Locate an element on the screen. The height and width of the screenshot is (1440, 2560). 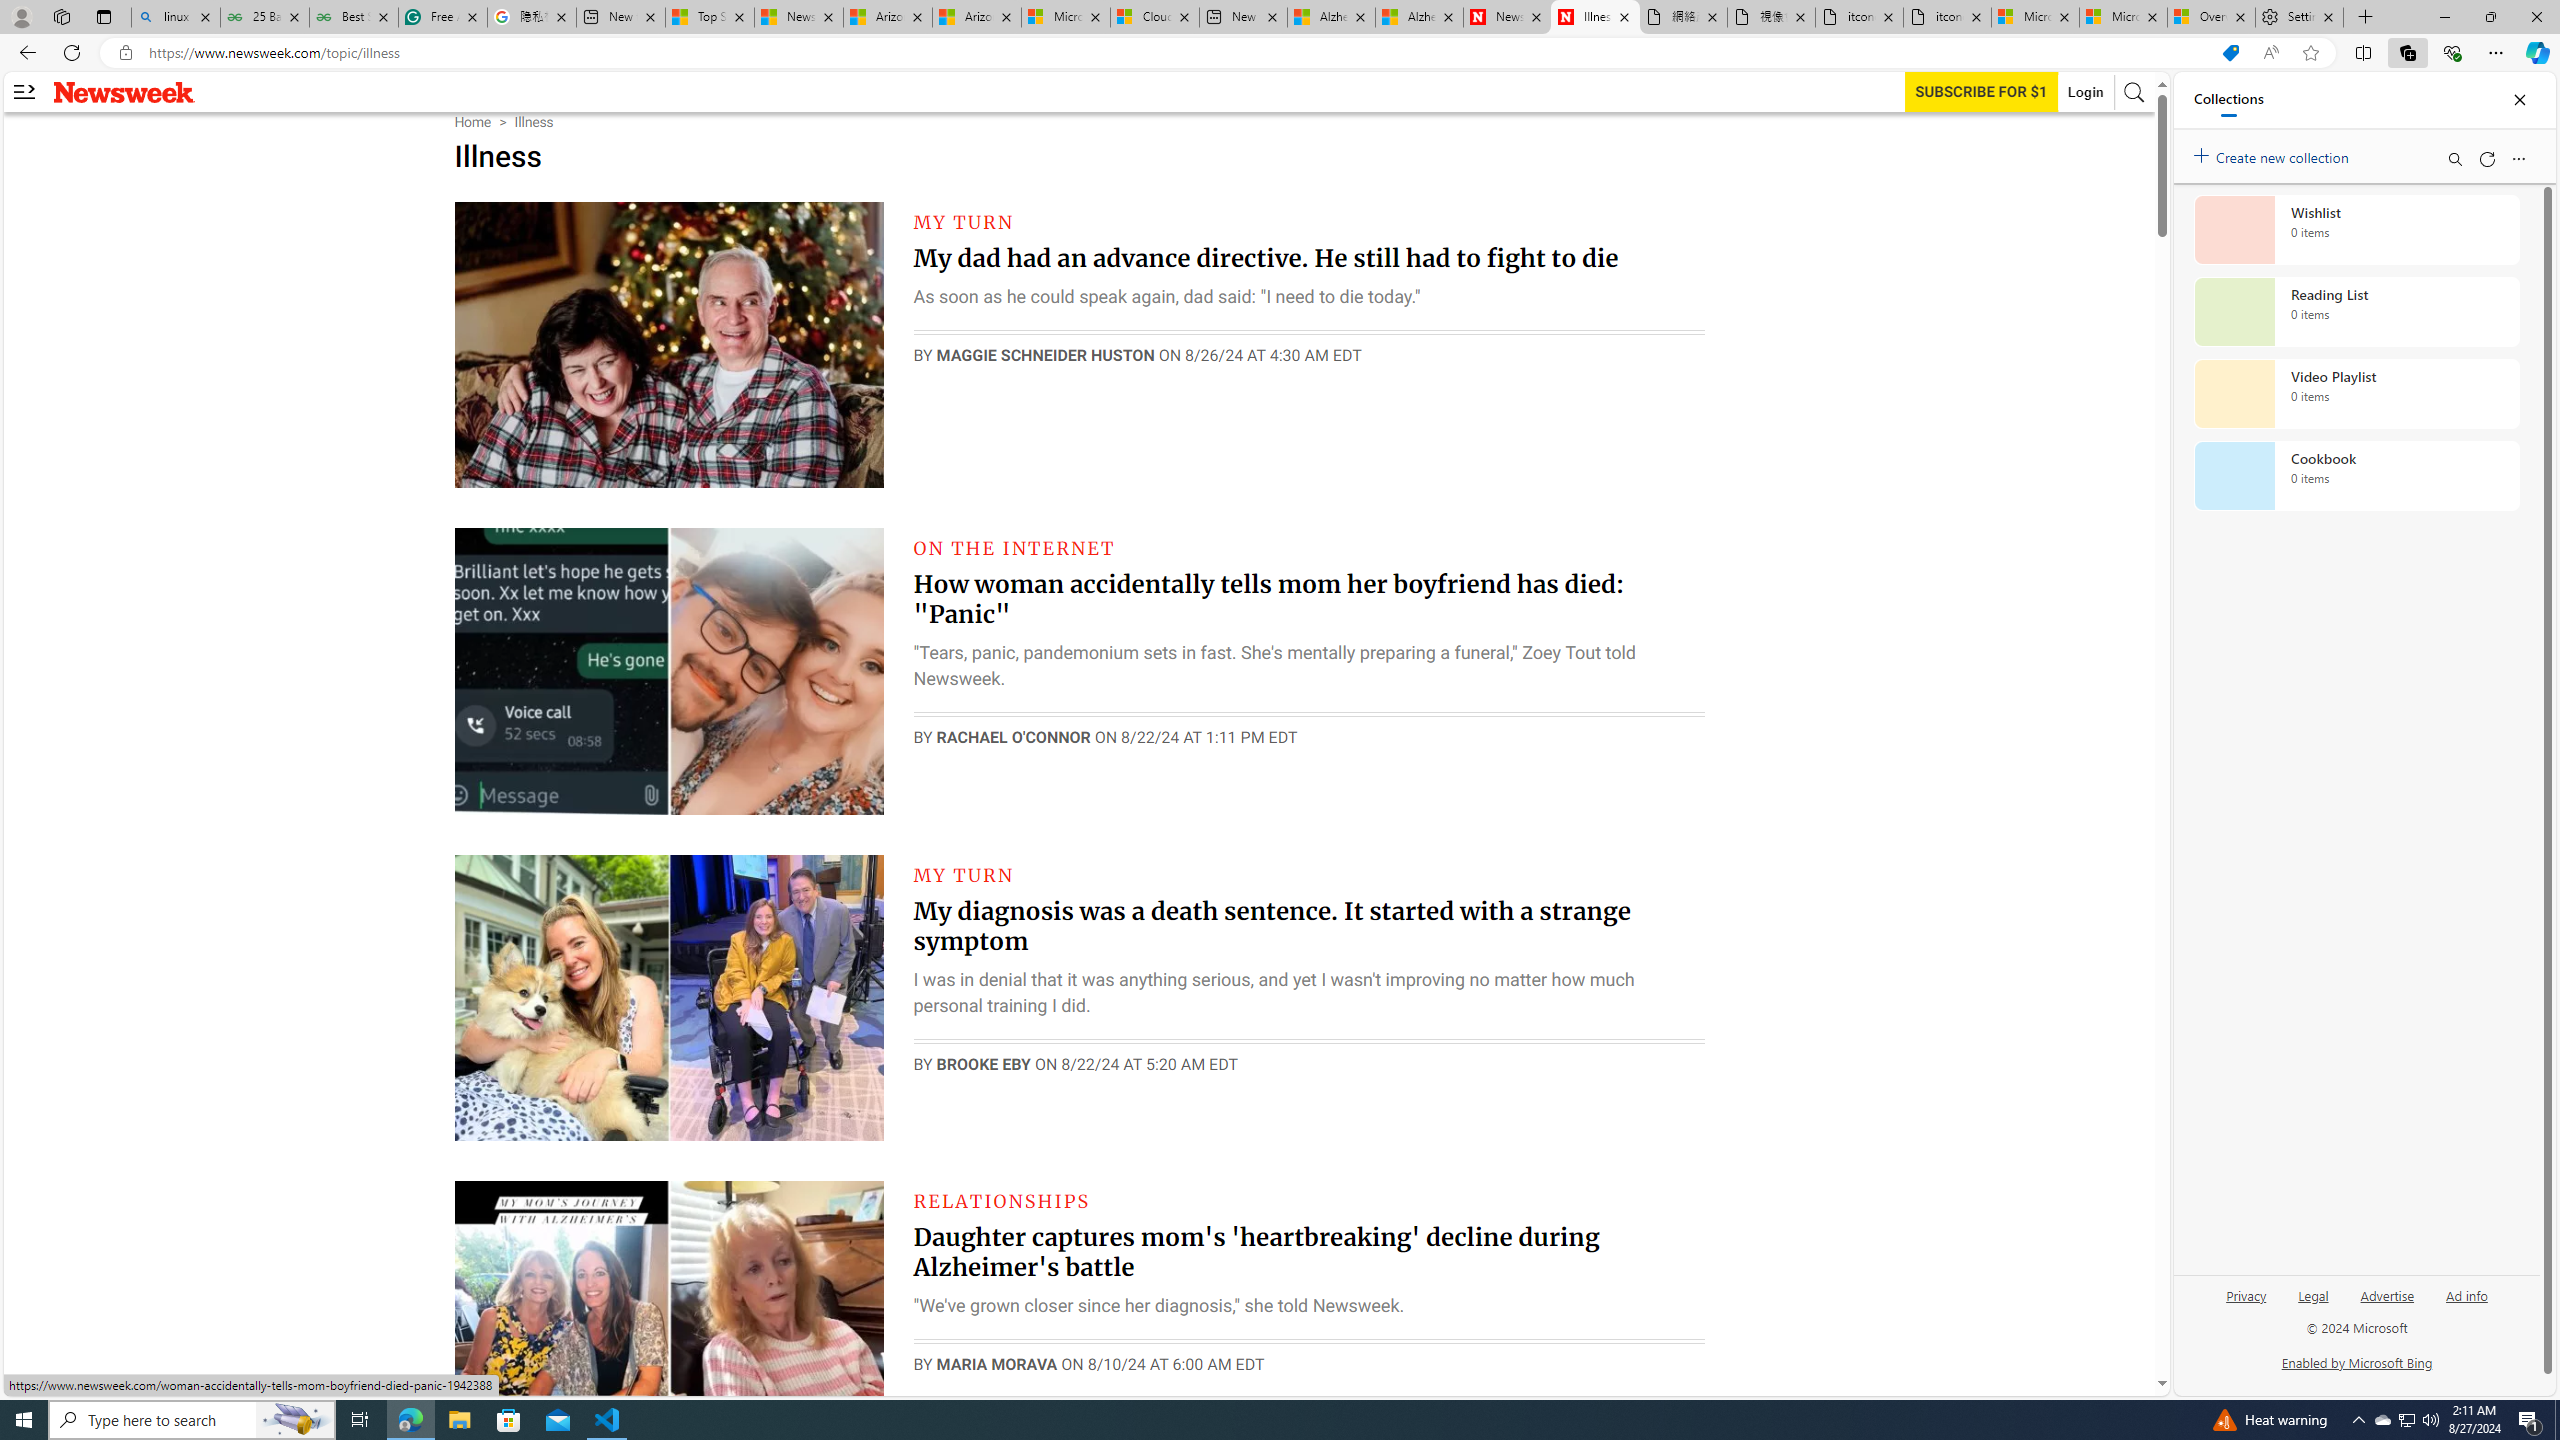
'Newsweek logo' is located at coordinates (123, 91).